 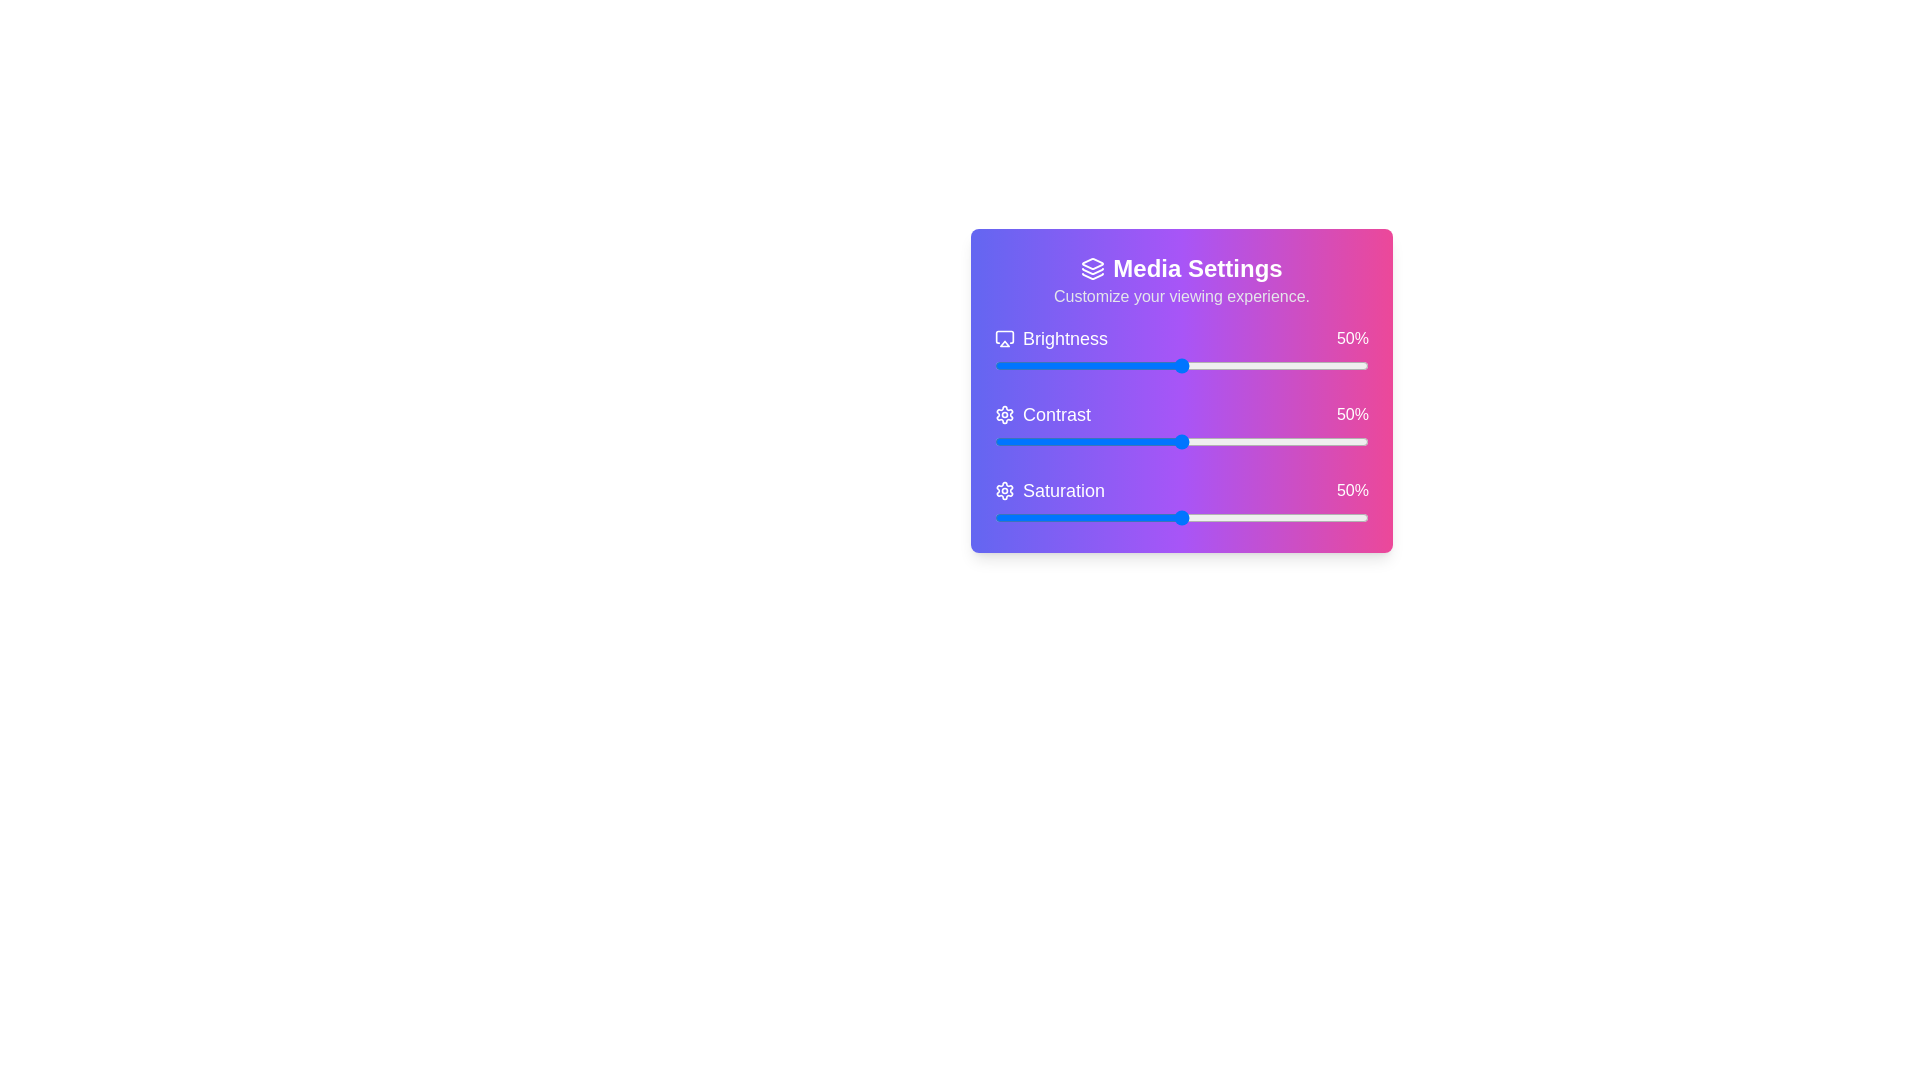 I want to click on the Settings icon, so click(x=1004, y=414).